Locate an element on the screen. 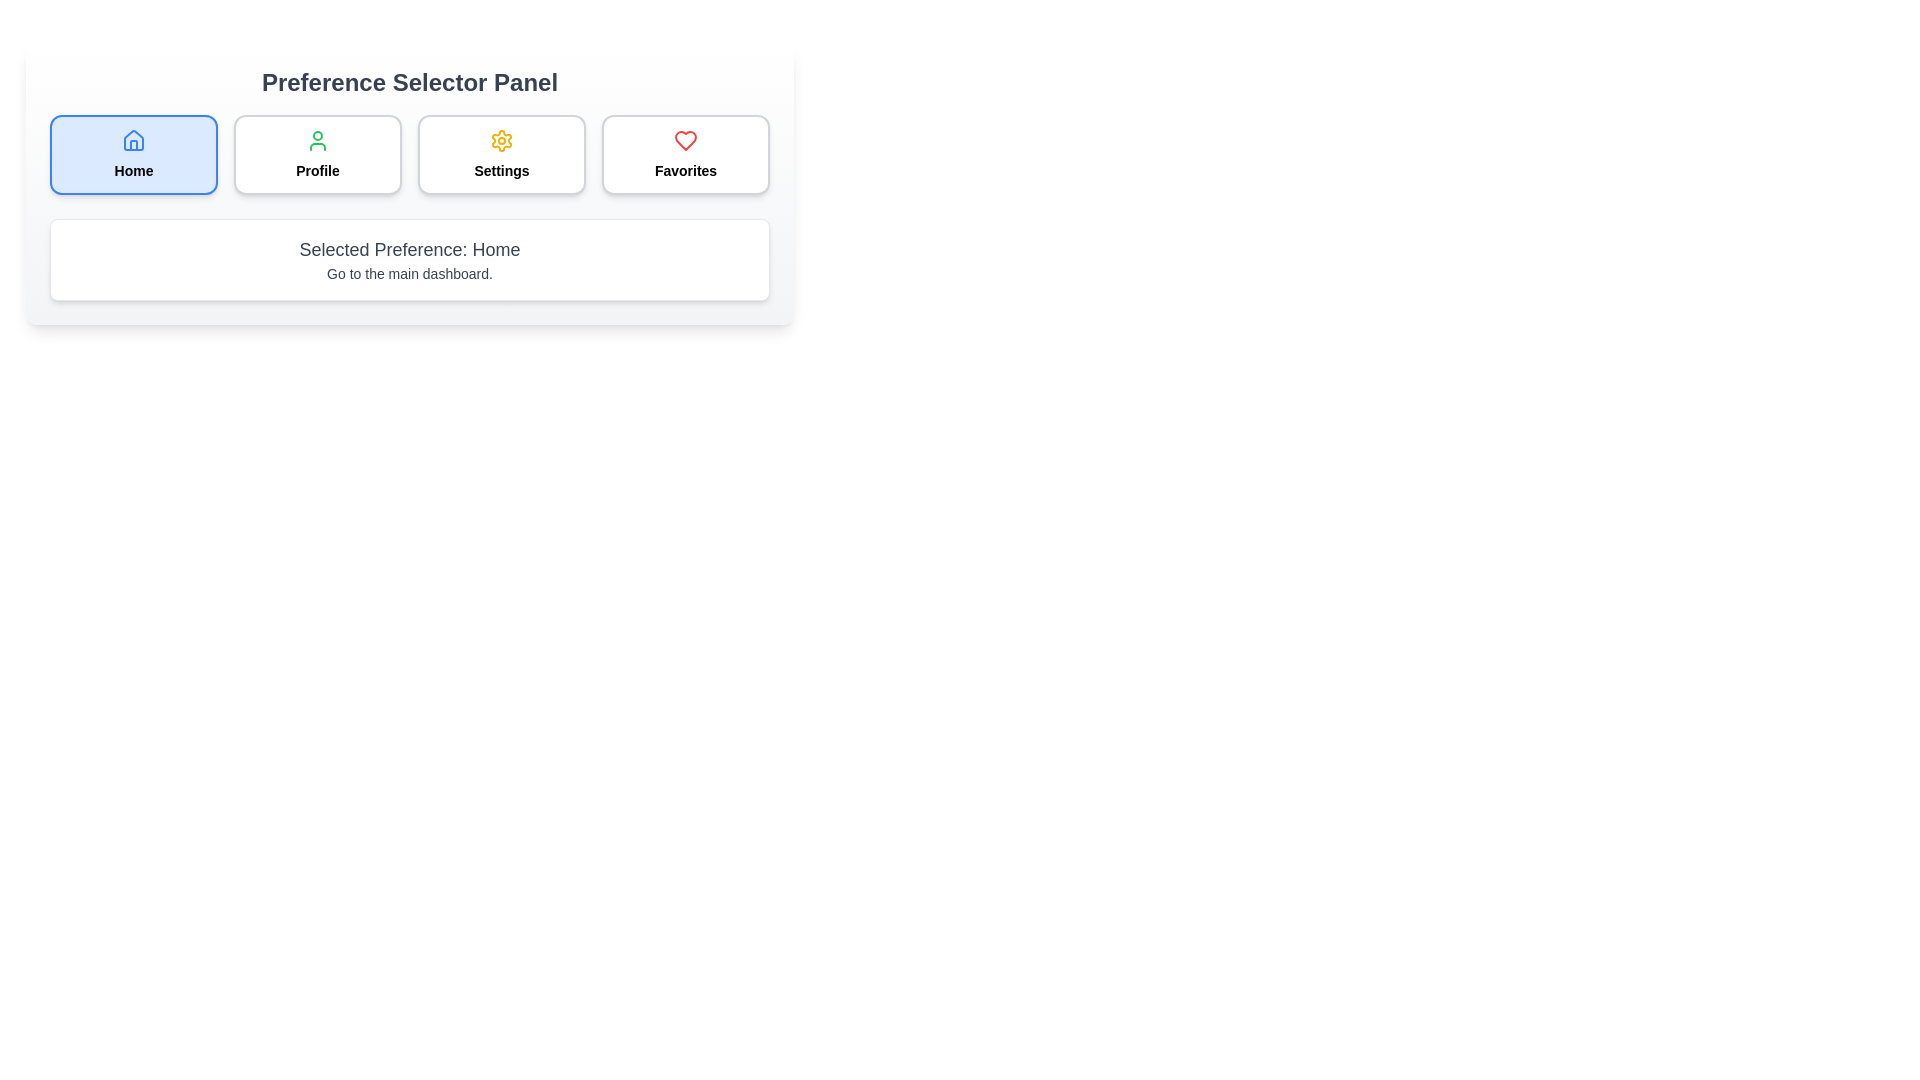 Image resolution: width=1920 pixels, height=1080 pixels. the second button in the grid is located at coordinates (316, 153).